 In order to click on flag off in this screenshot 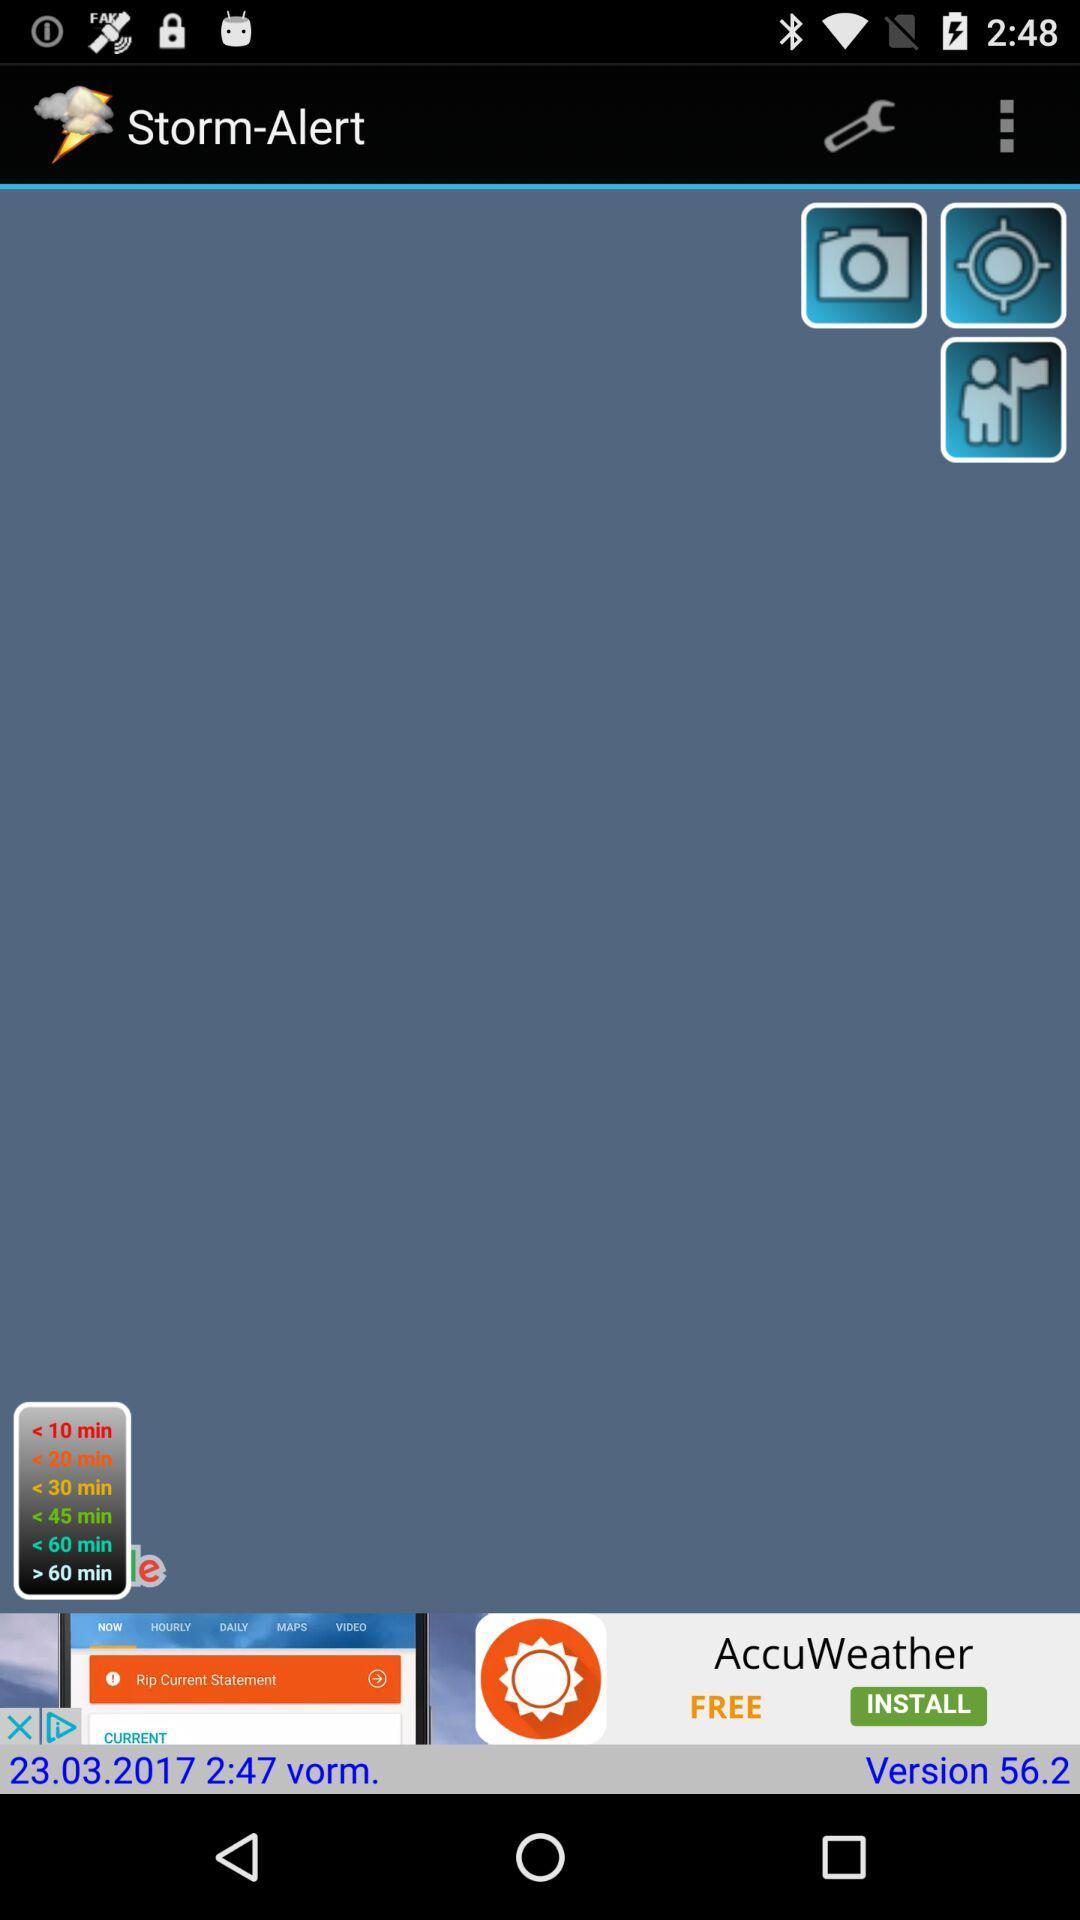, I will do `click(1003, 399)`.